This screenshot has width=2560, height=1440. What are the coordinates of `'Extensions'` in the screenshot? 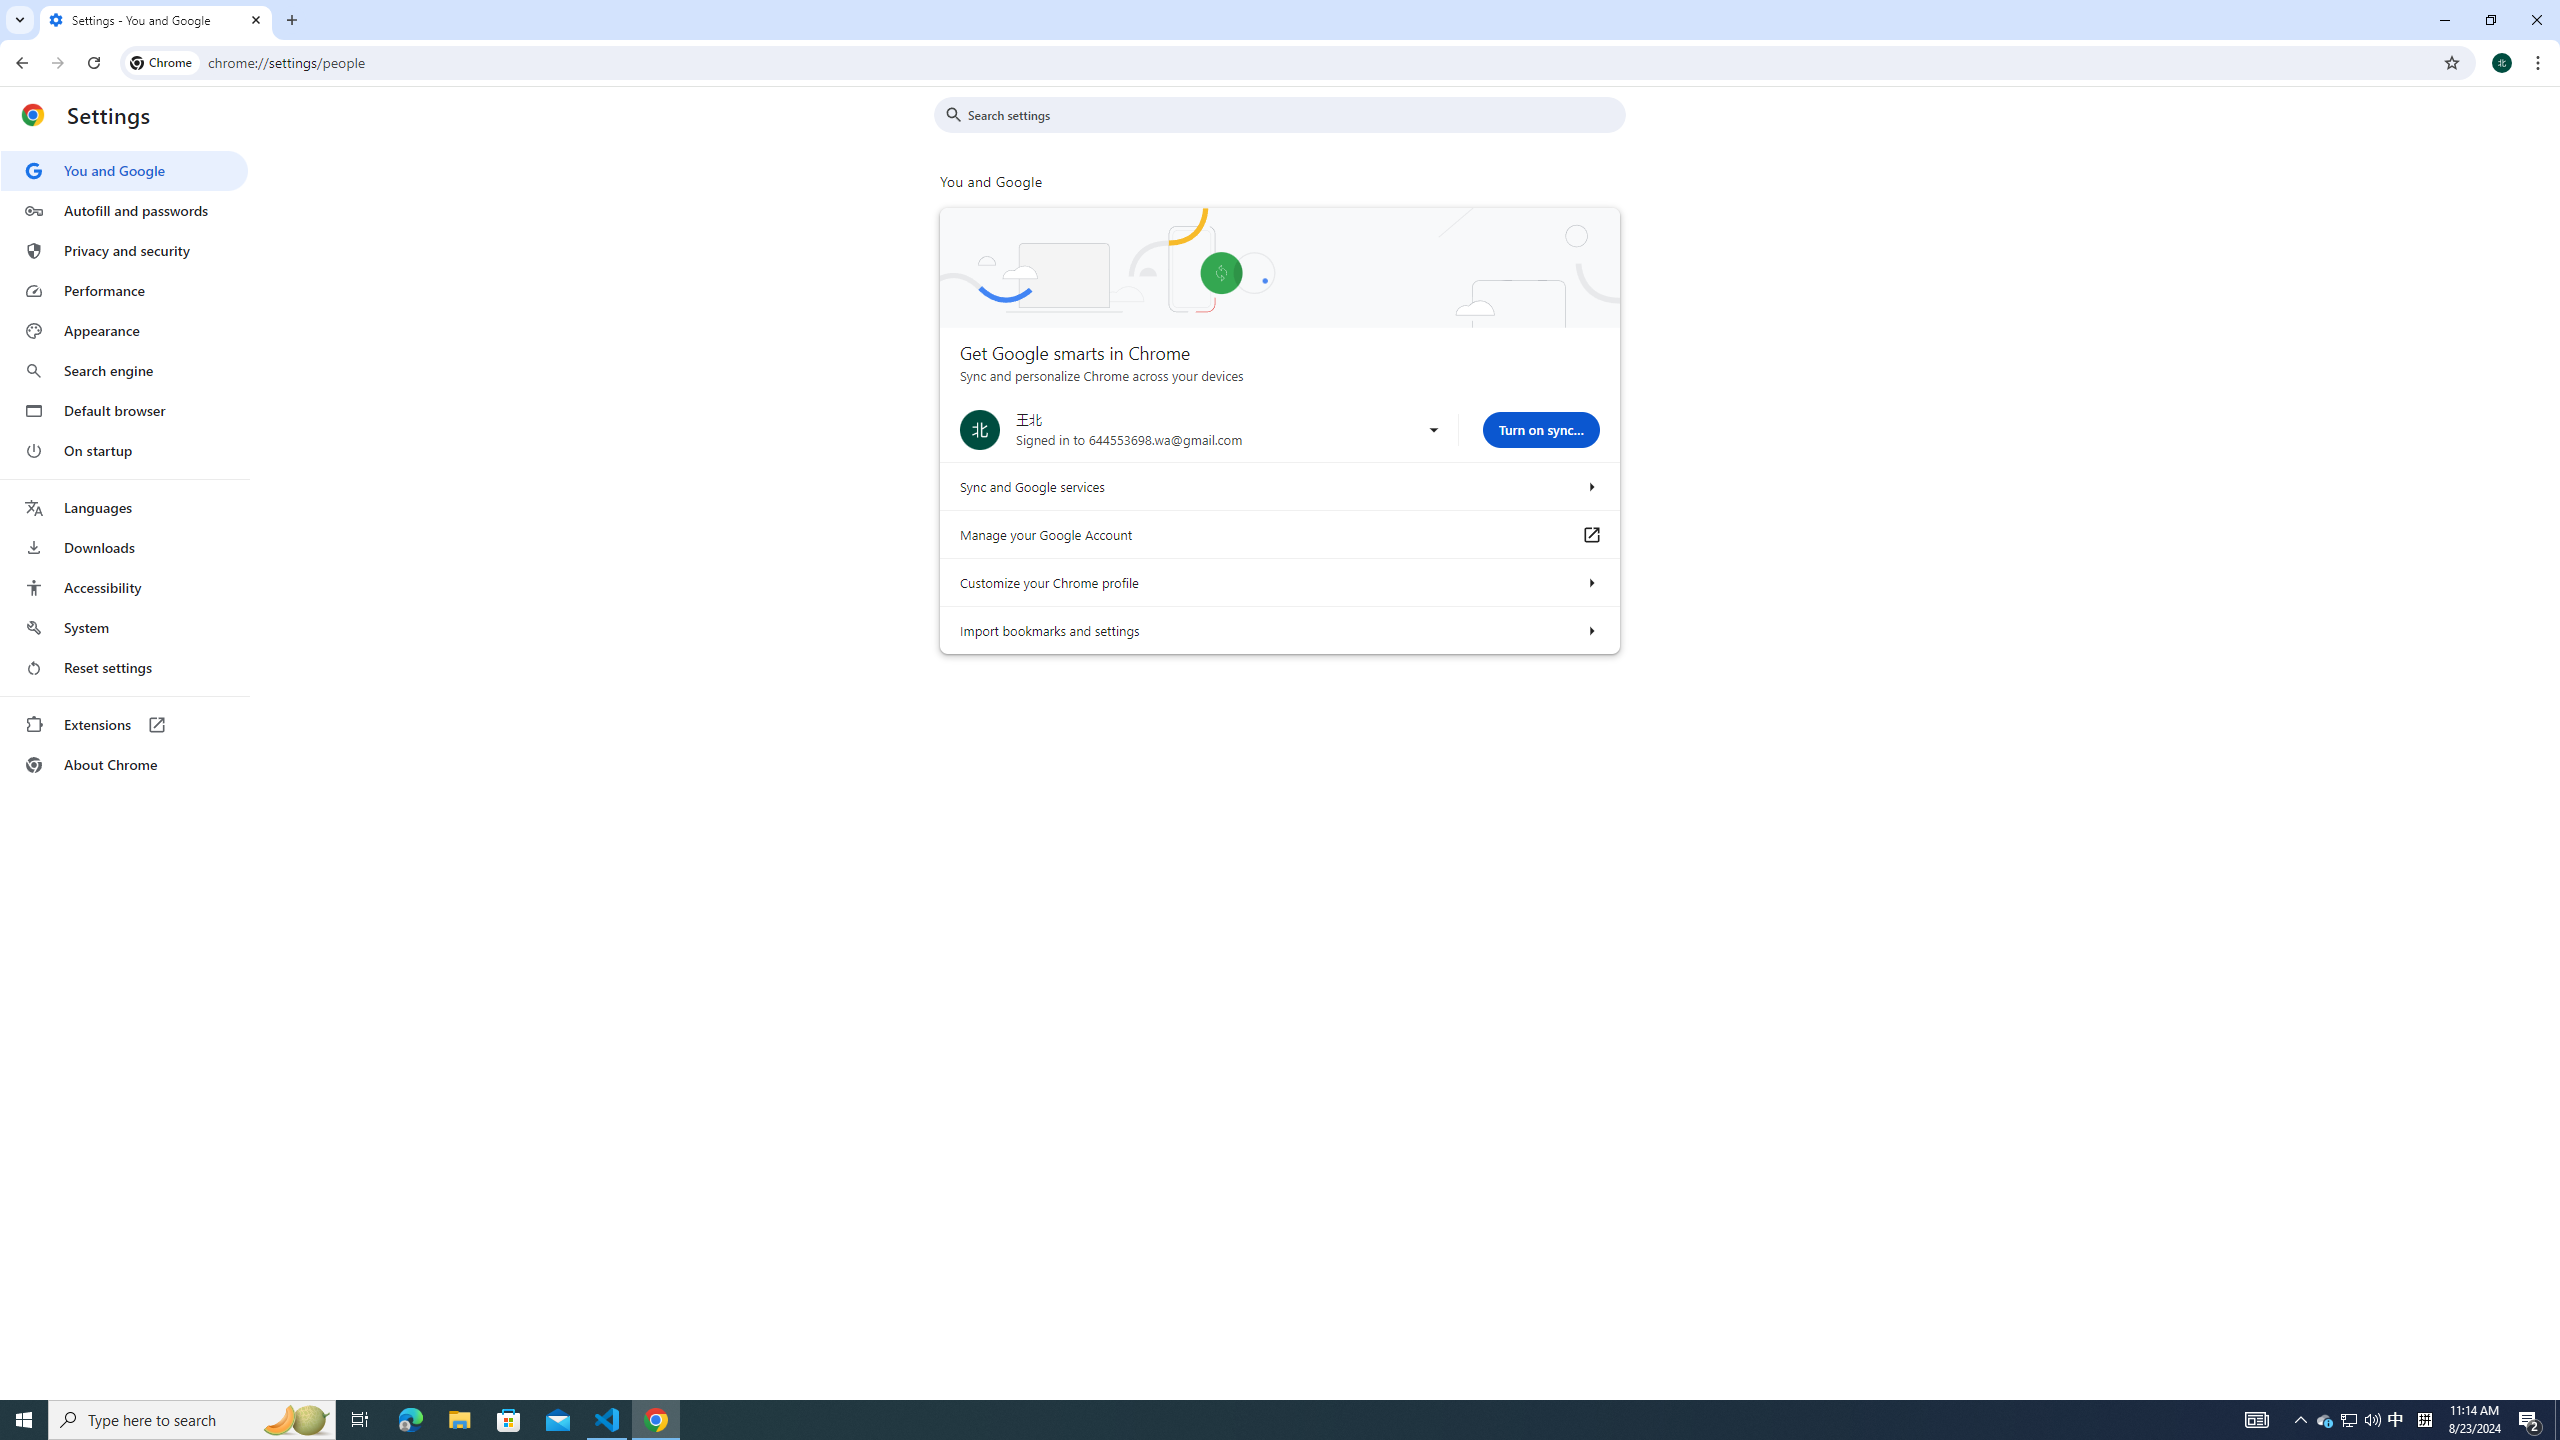 It's located at (123, 724).